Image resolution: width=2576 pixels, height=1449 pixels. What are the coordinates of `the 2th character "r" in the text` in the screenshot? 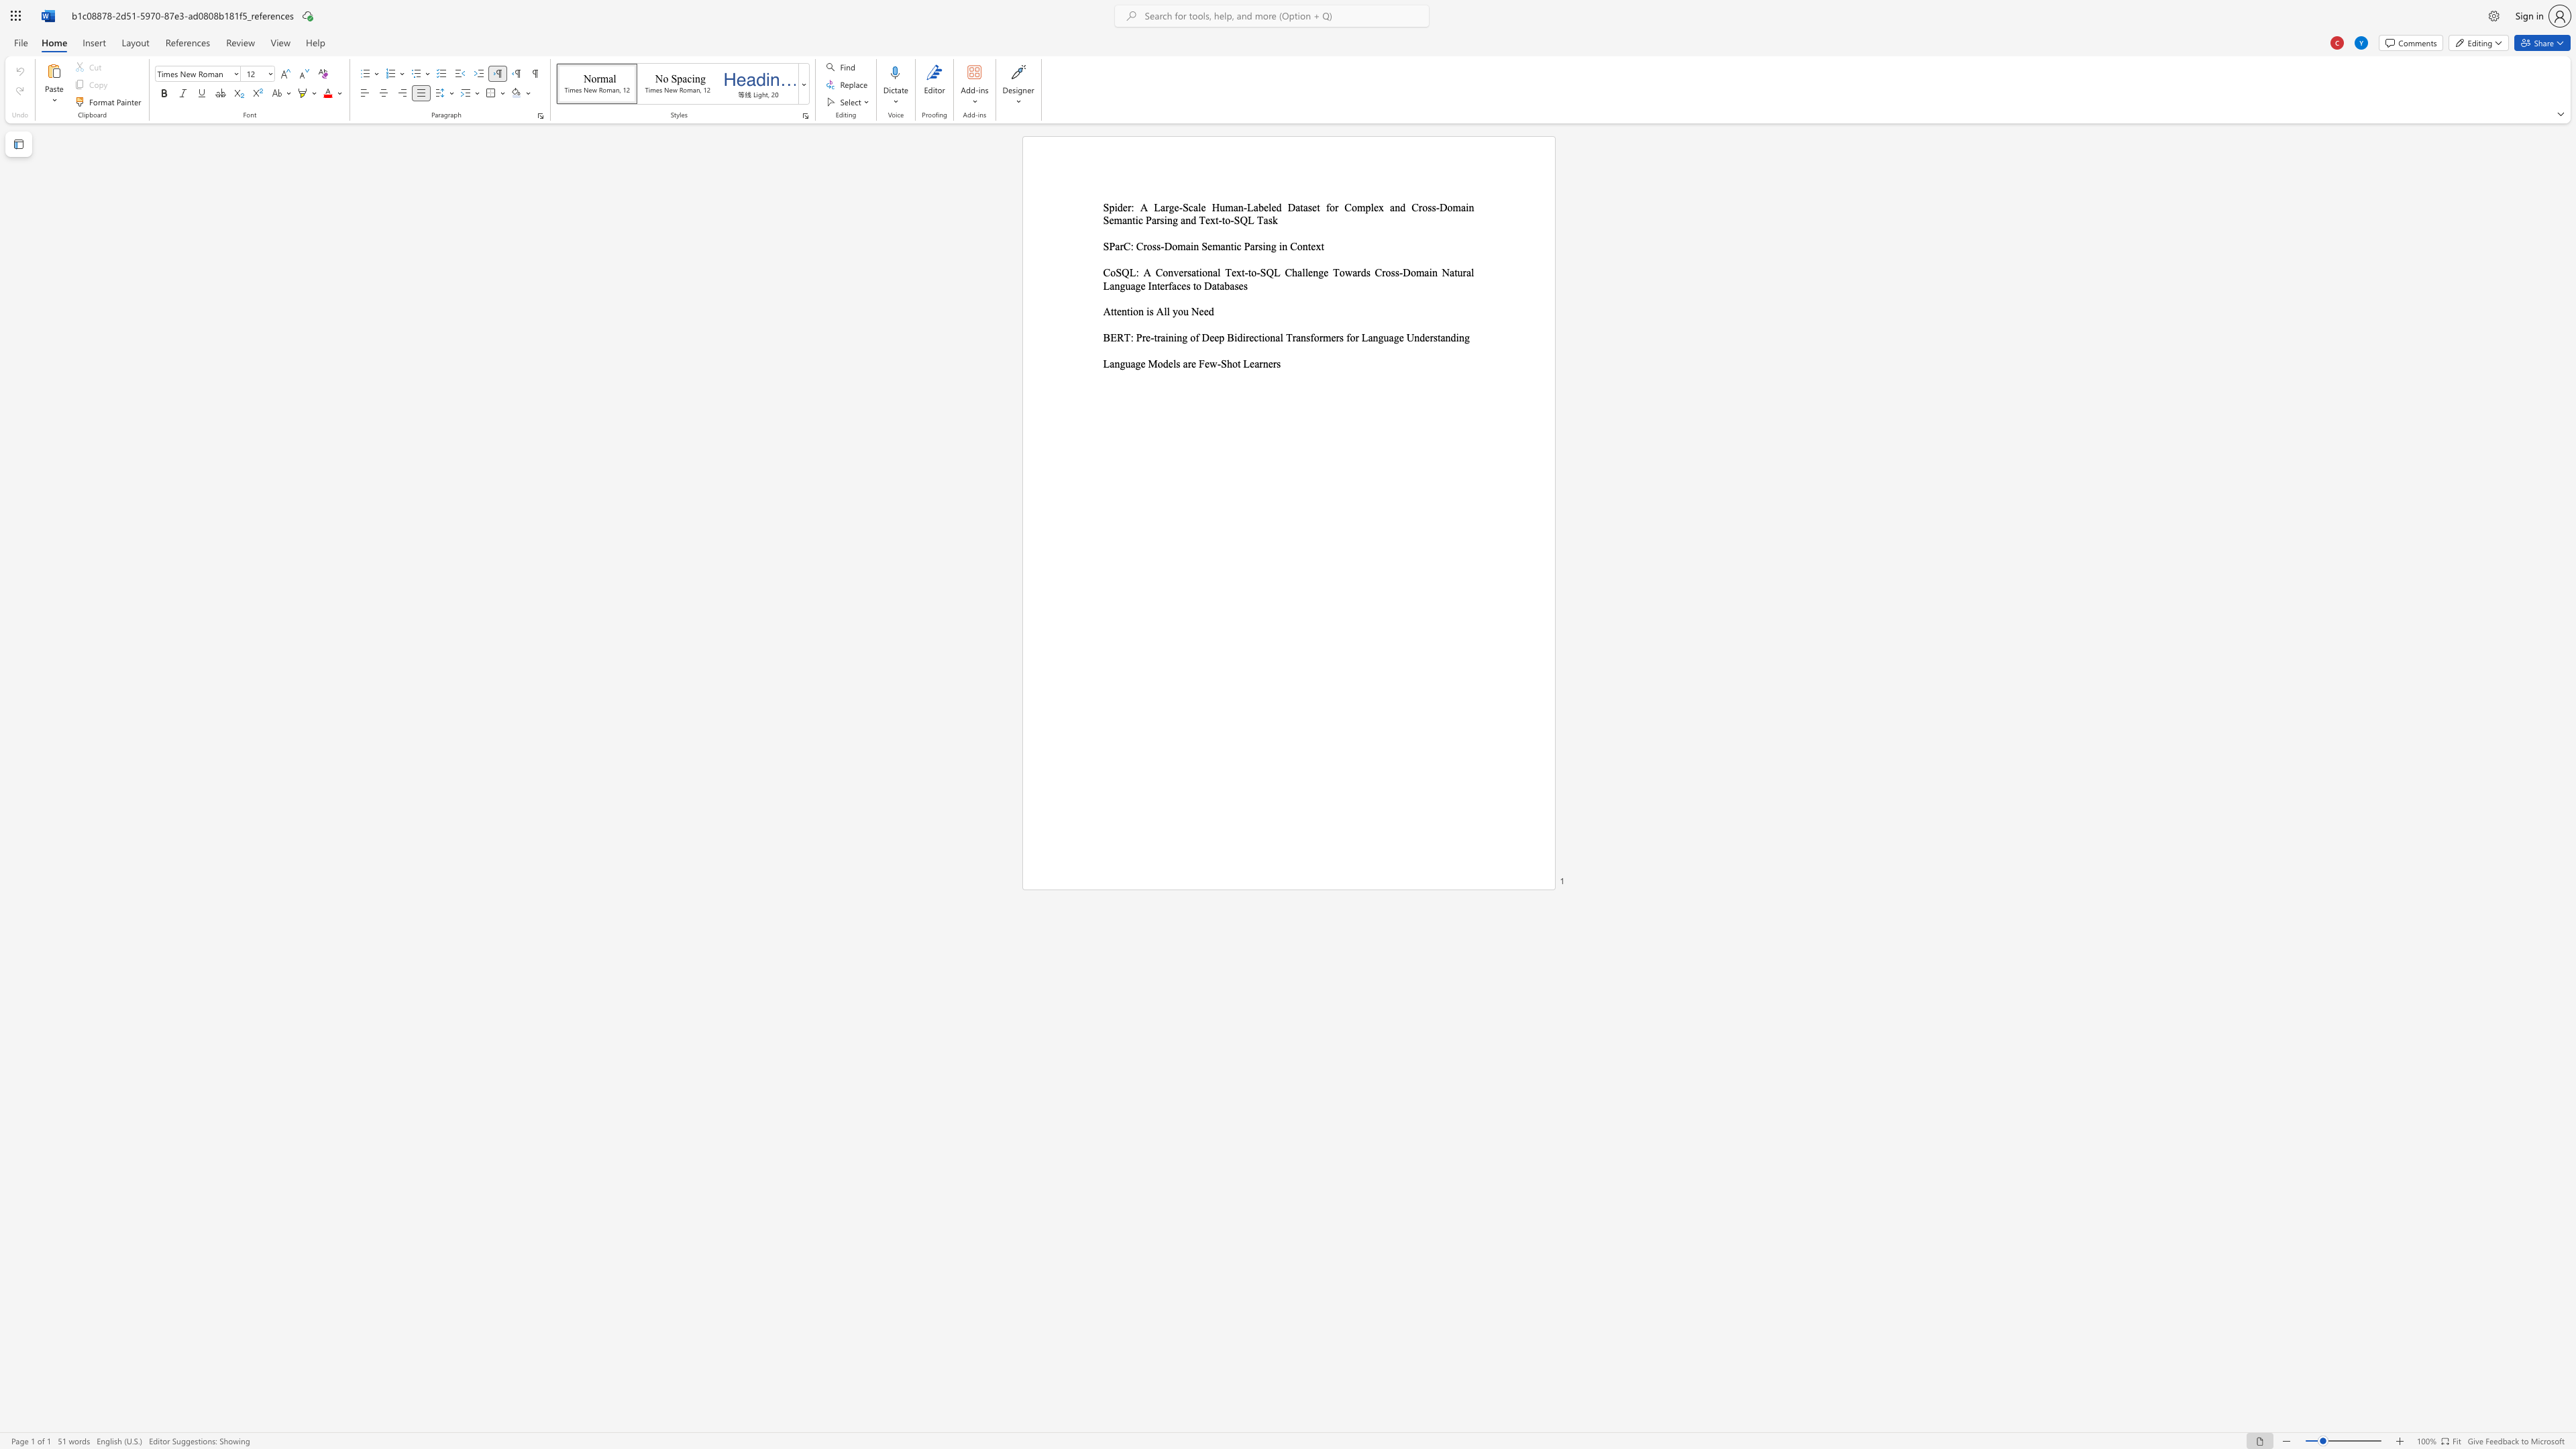 It's located at (1260, 362).